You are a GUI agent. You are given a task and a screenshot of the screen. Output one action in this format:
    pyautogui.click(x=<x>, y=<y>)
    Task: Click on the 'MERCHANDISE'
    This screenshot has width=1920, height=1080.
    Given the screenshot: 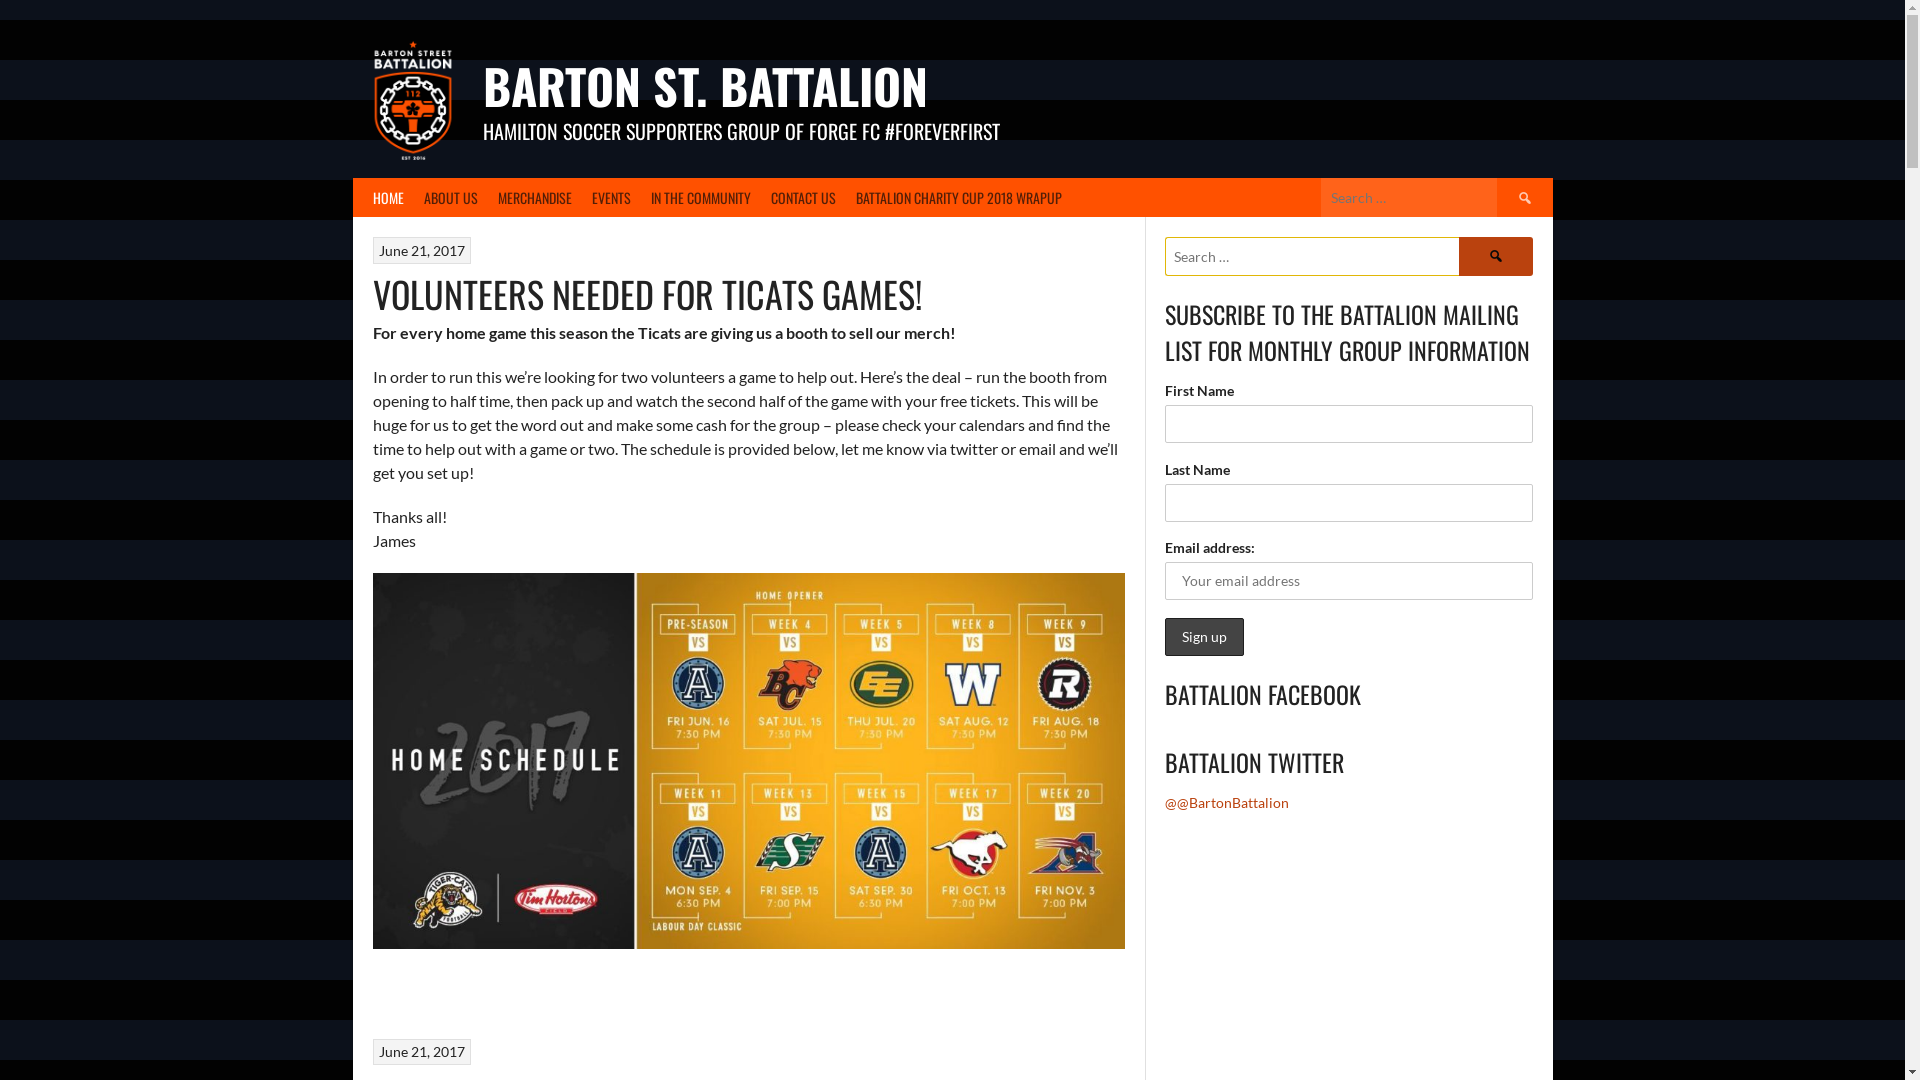 What is the action you would take?
    pyautogui.click(x=534, y=197)
    